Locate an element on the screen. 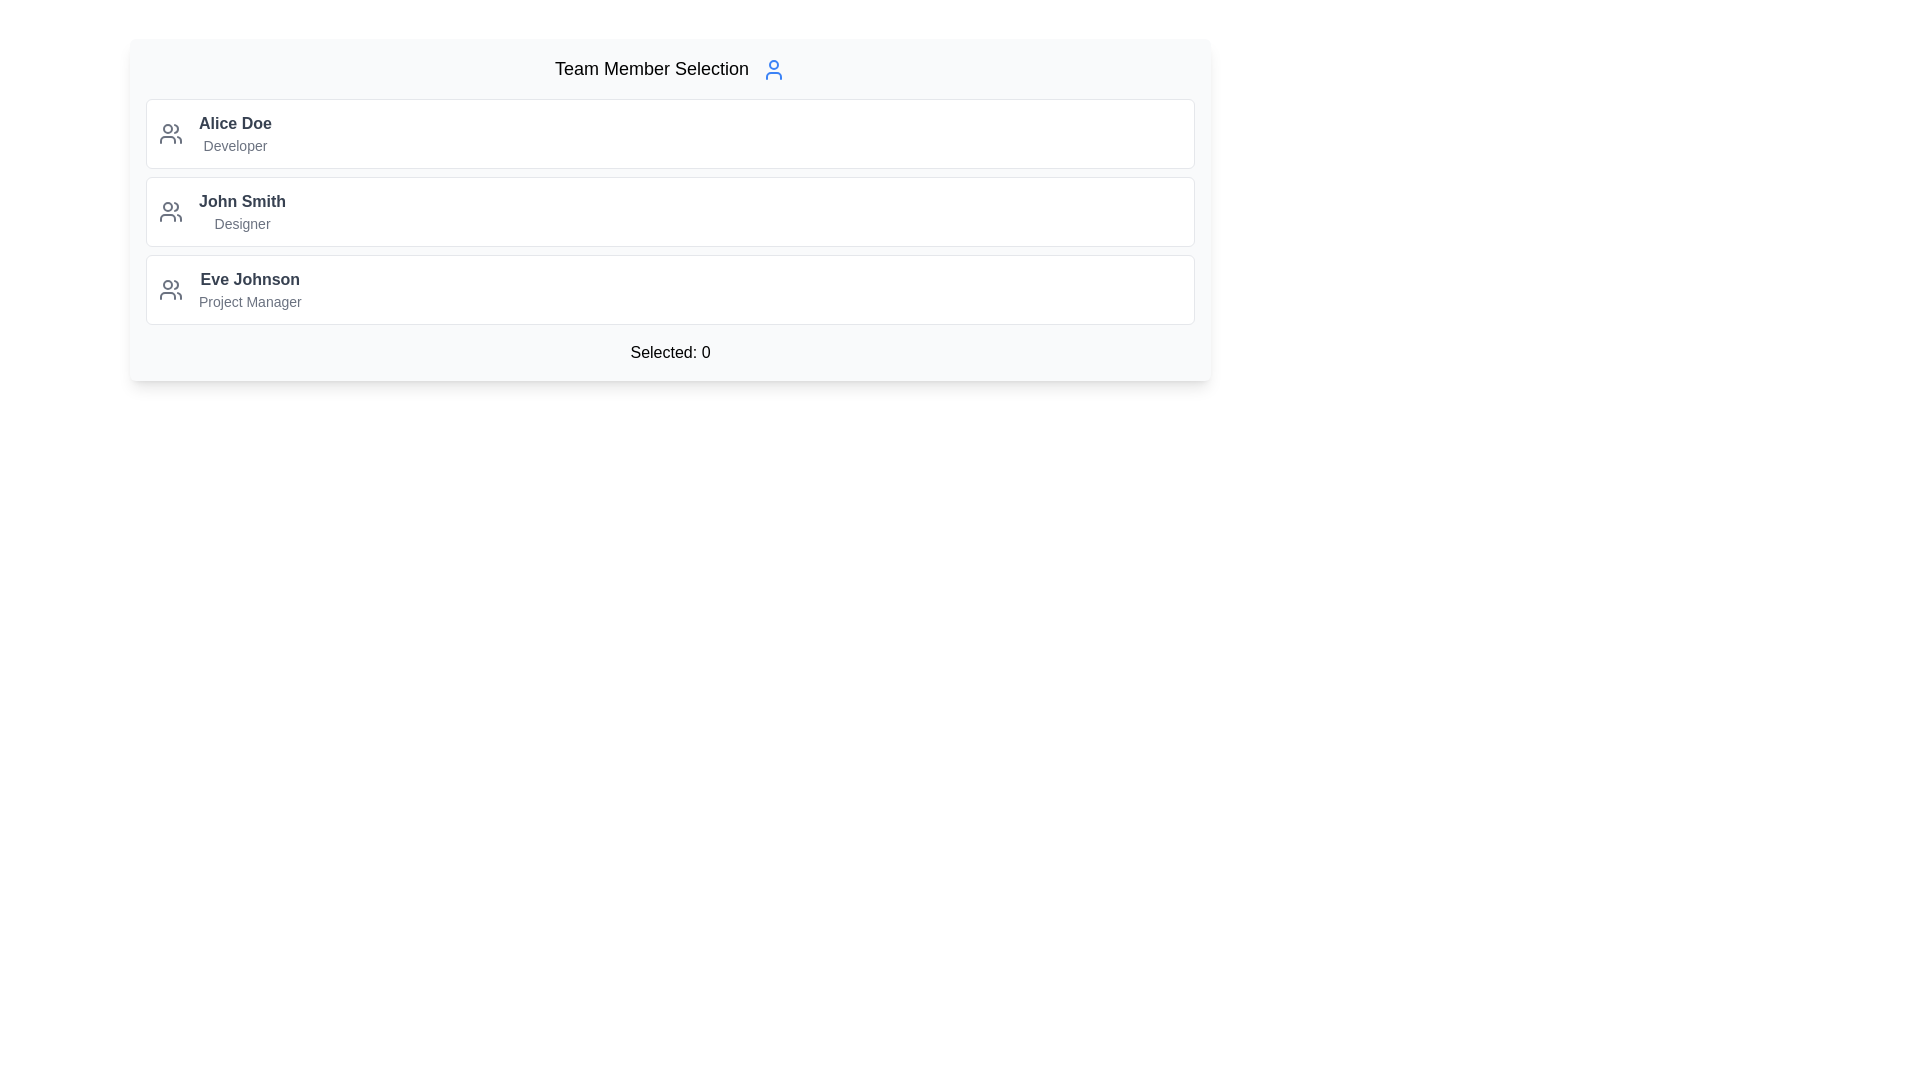  the text-based informational display showing 'John Smith' and 'Designer', which is located in the middle of a vertical list of cards is located at coordinates (241, 212).